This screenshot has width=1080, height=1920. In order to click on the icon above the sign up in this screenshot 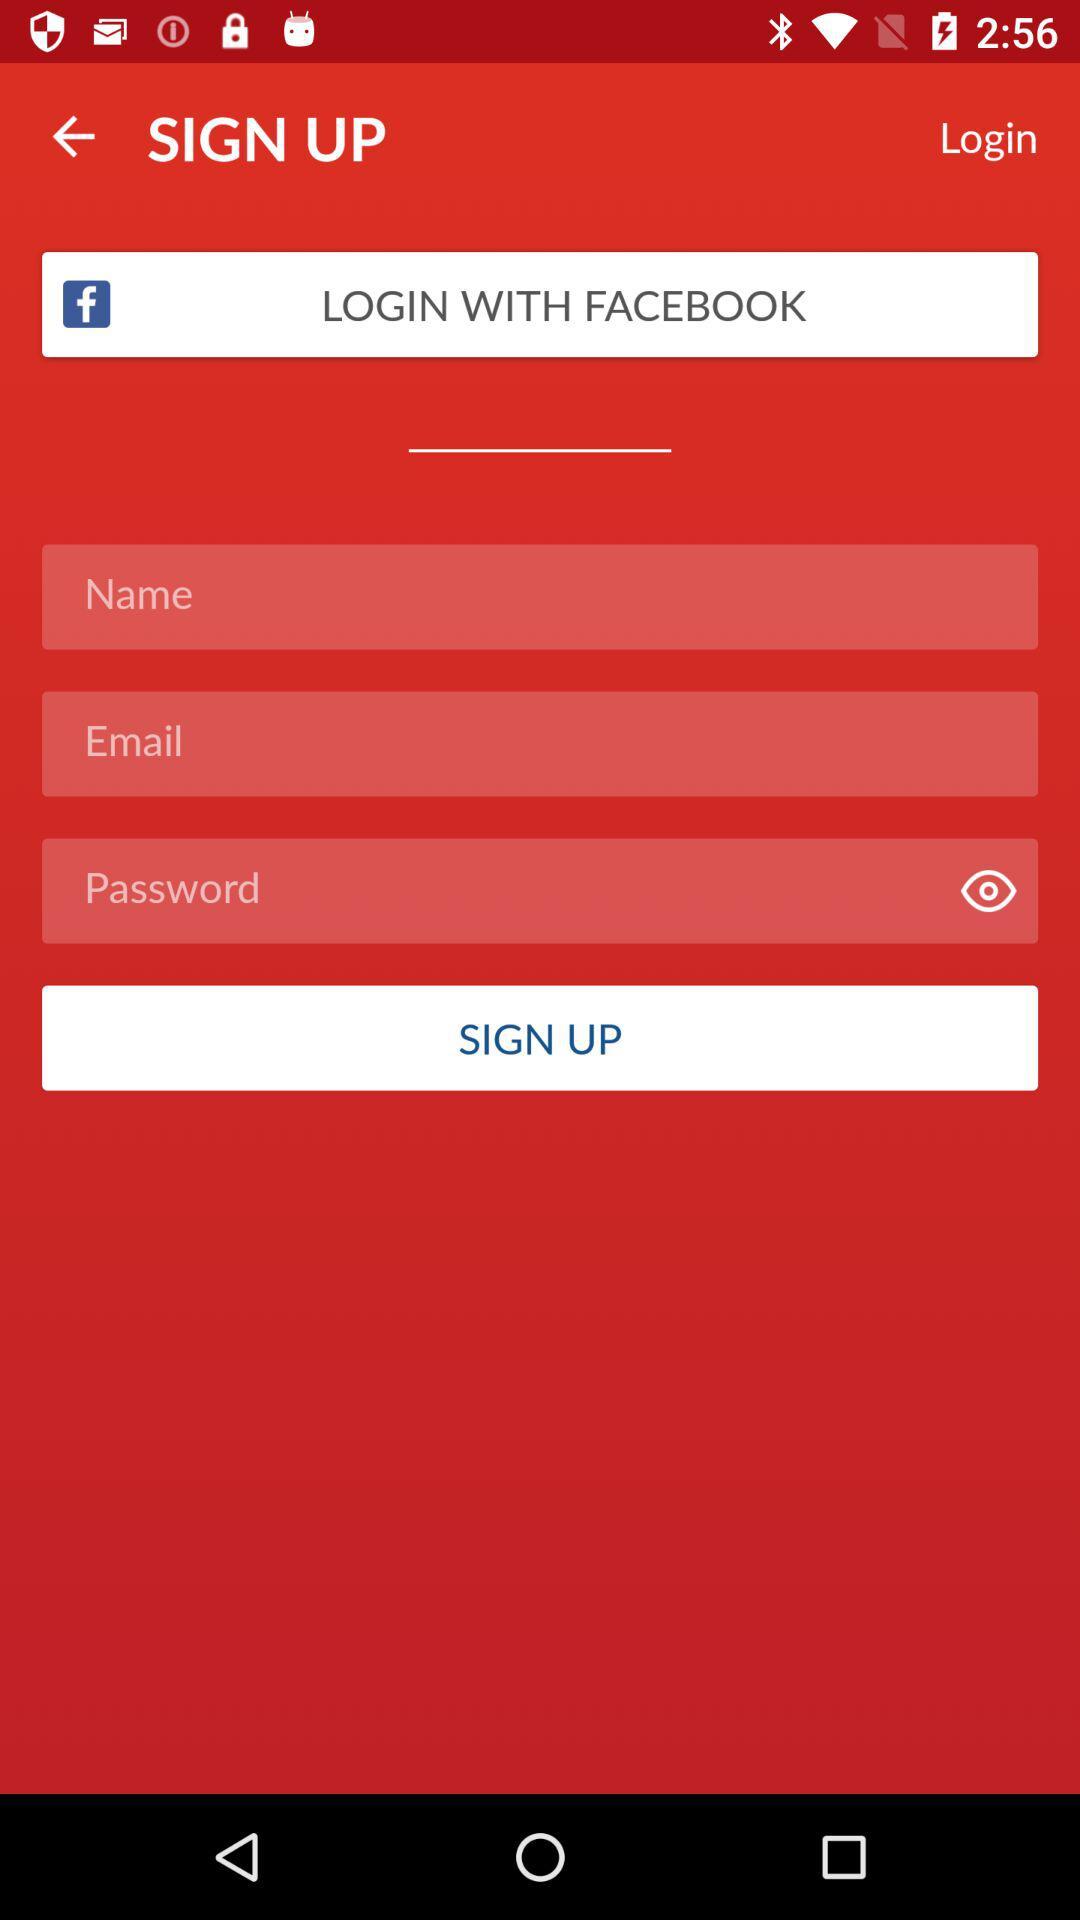, I will do `click(987, 890)`.